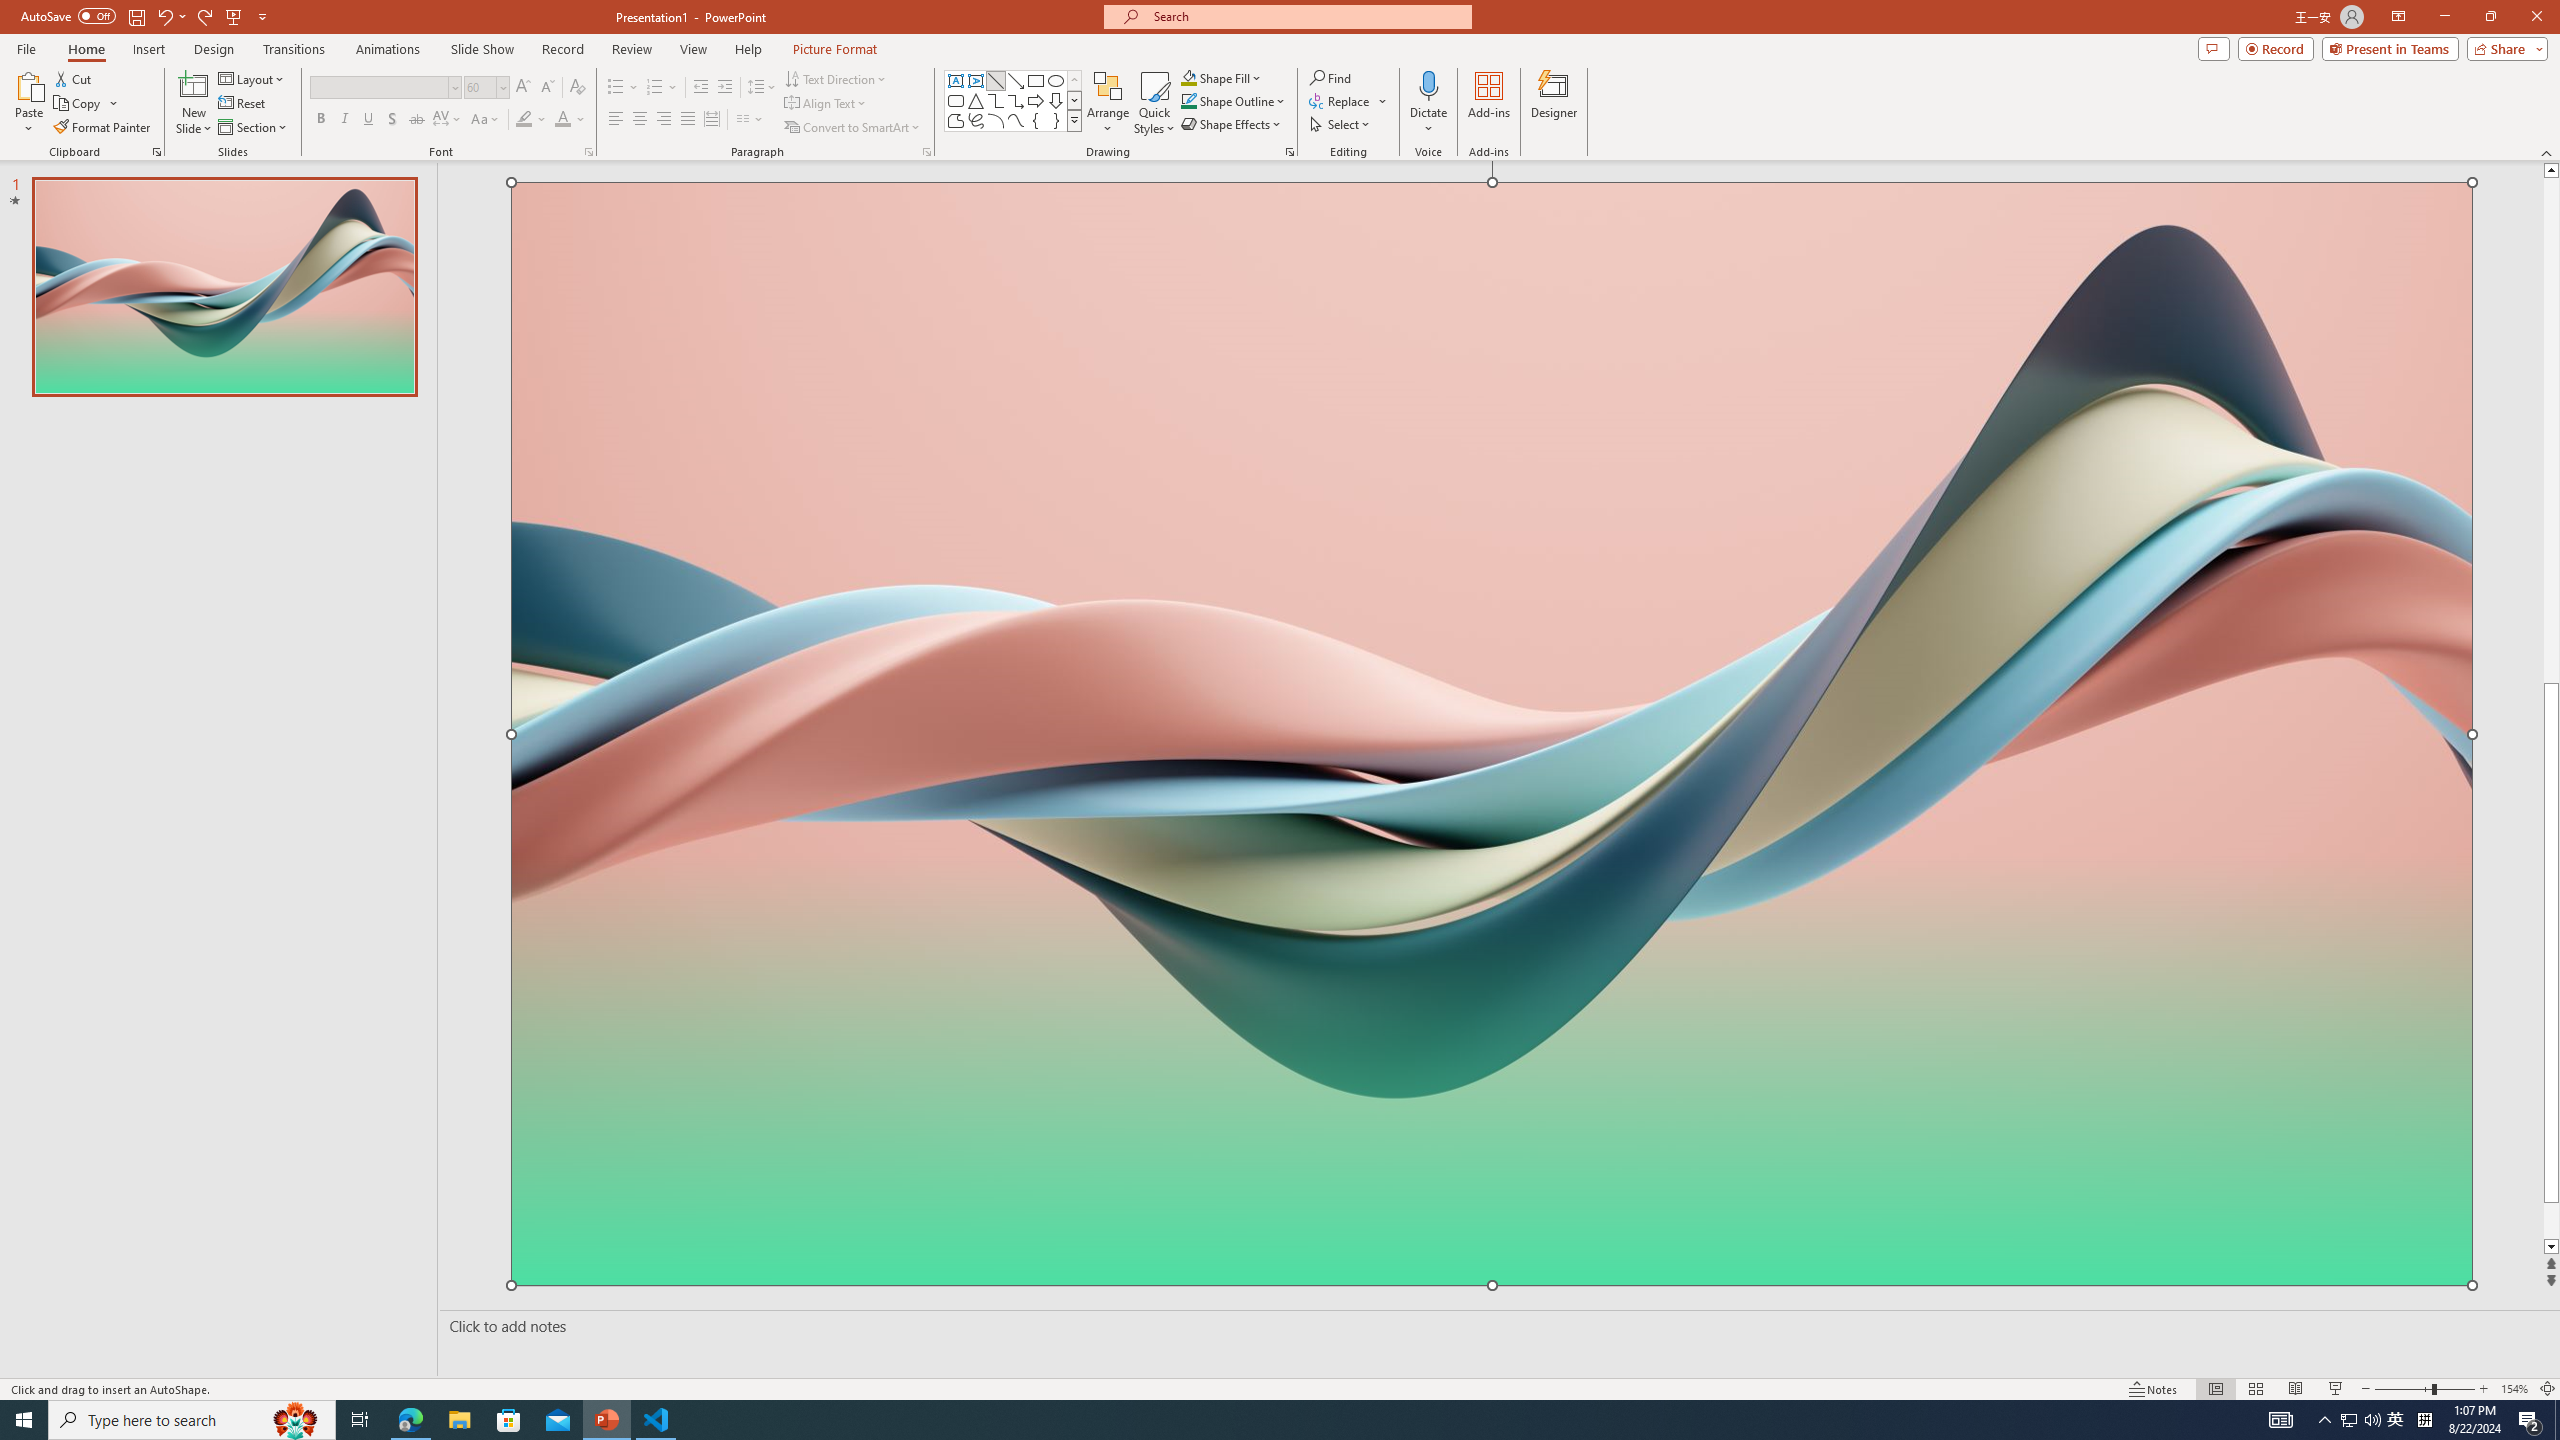 The height and width of the screenshot is (1440, 2560). Describe the element at coordinates (835, 49) in the screenshot. I see `'Picture Format'` at that location.